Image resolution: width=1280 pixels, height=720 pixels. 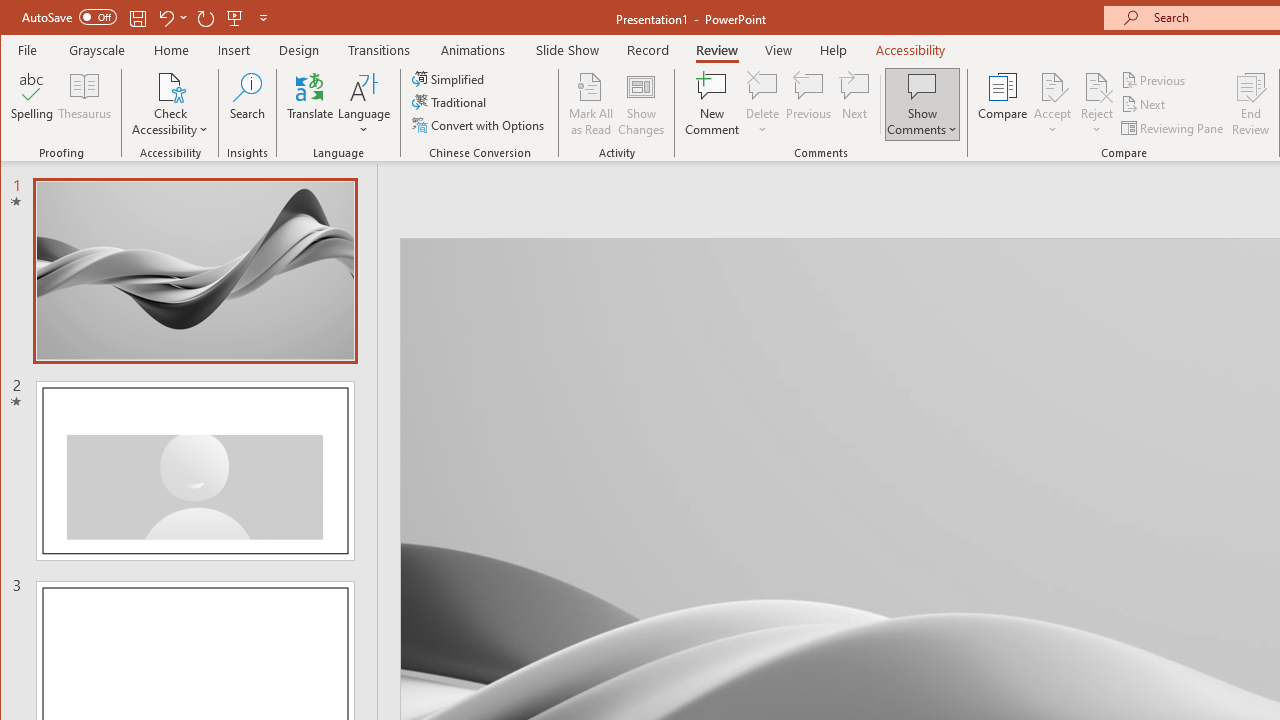 What do you see at coordinates (1051, 85) in the screenshot?
I see `'Accept Change'` at bounding box center [1051, 85].